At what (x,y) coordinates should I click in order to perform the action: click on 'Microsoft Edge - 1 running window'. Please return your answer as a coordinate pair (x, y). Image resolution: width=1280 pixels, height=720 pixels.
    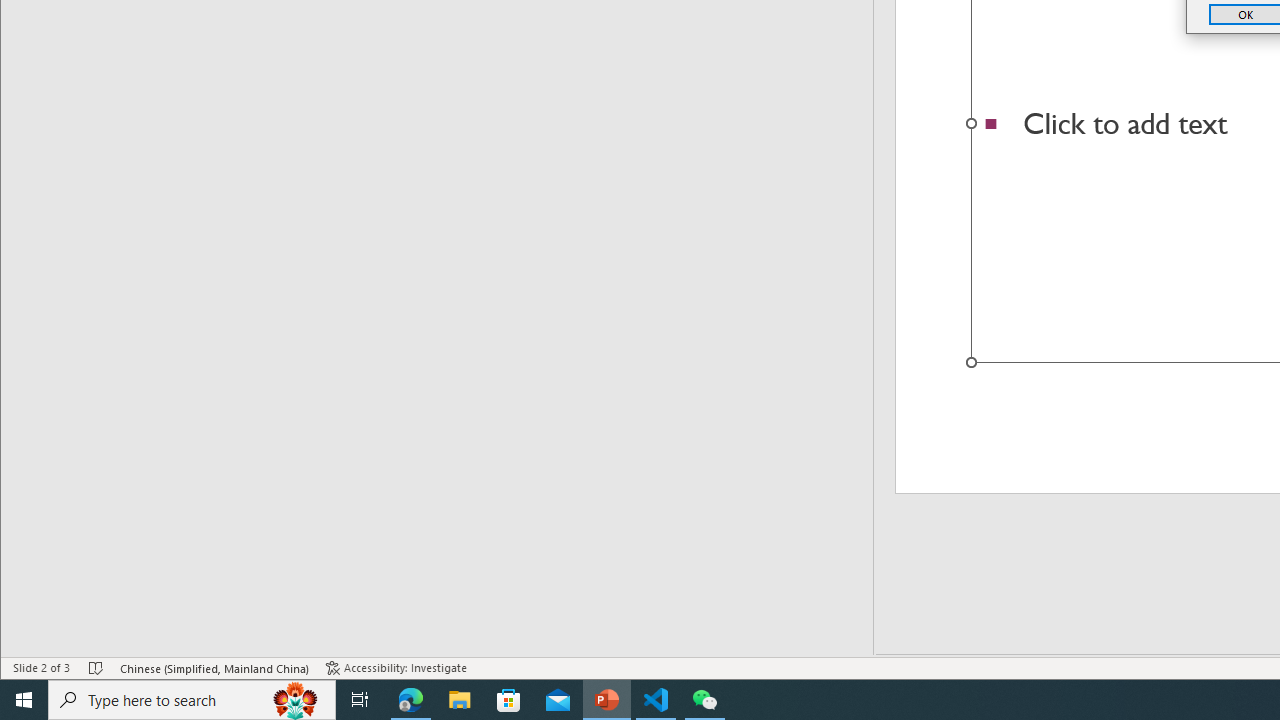
    Looking at the image, I should click on (410, 698).